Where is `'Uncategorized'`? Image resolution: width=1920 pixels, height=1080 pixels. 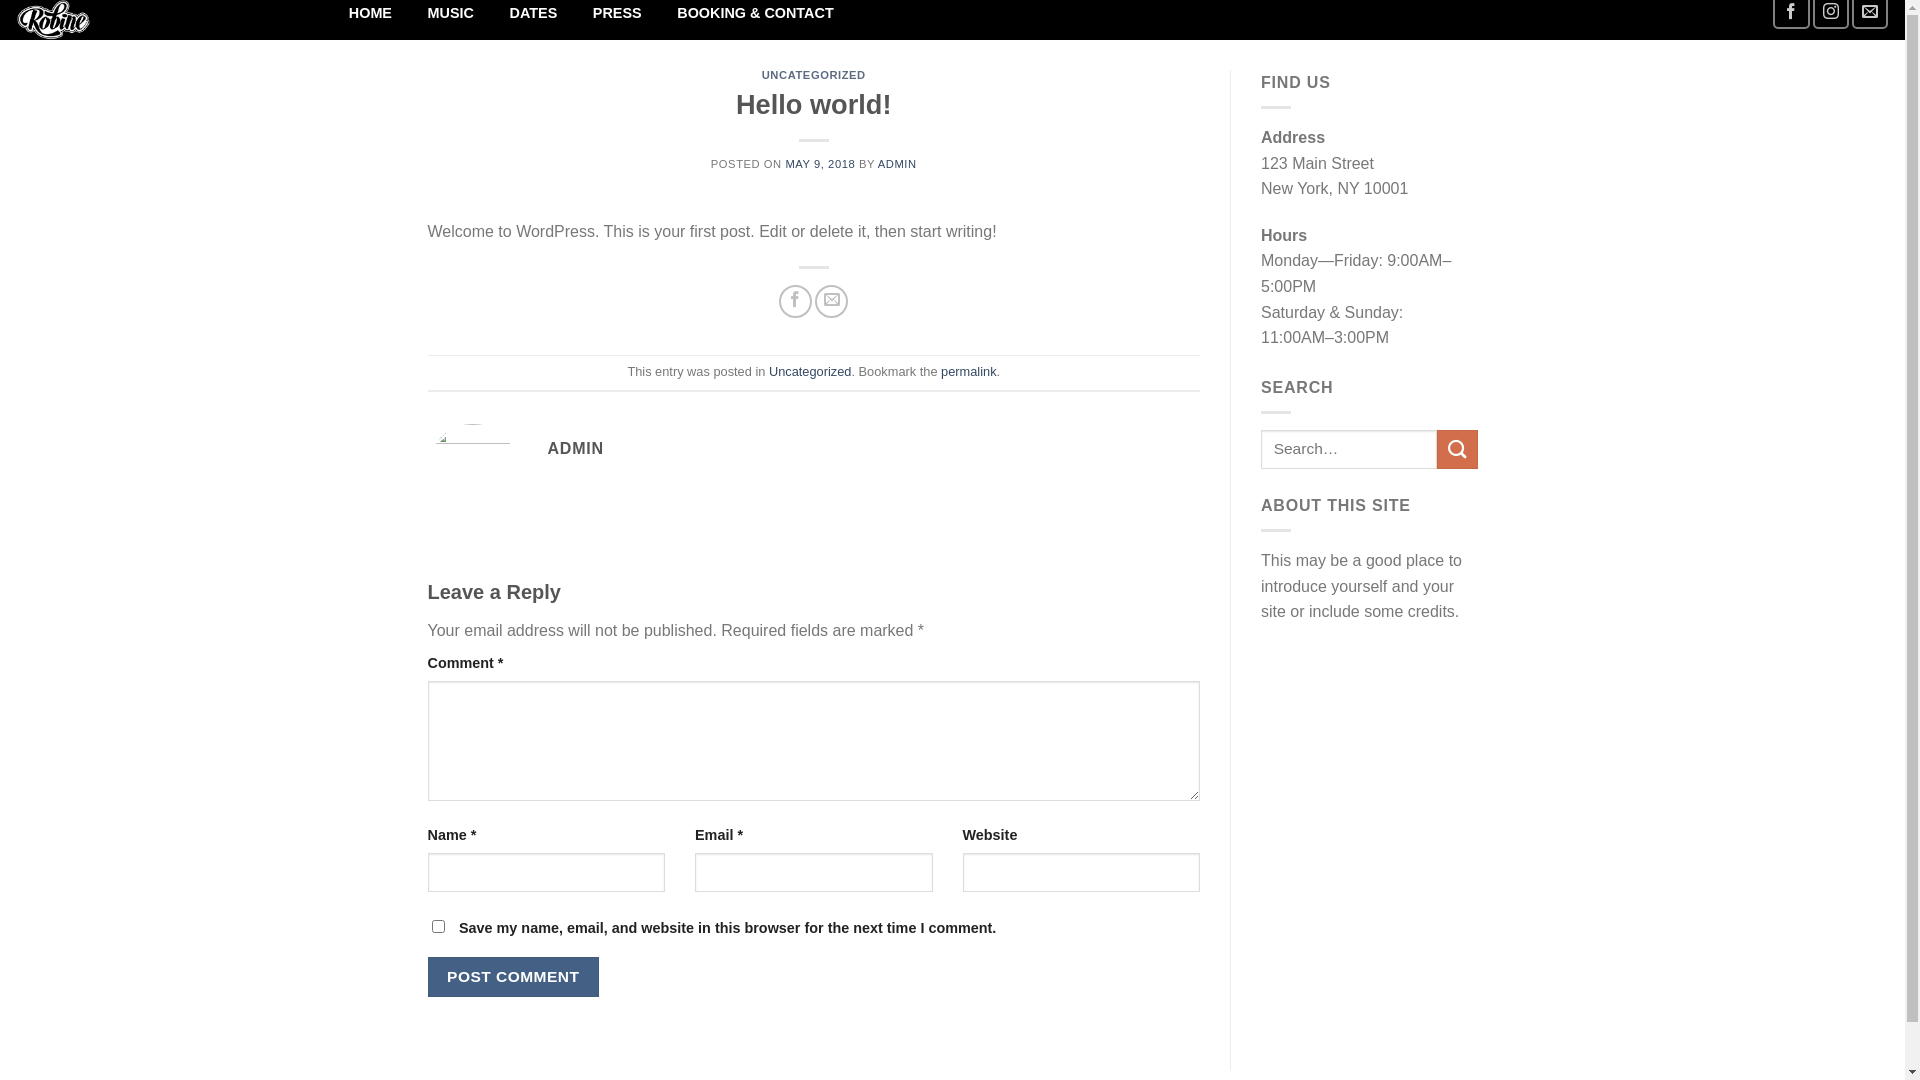 'Uncategorized' is located at coordinates (810, 371).